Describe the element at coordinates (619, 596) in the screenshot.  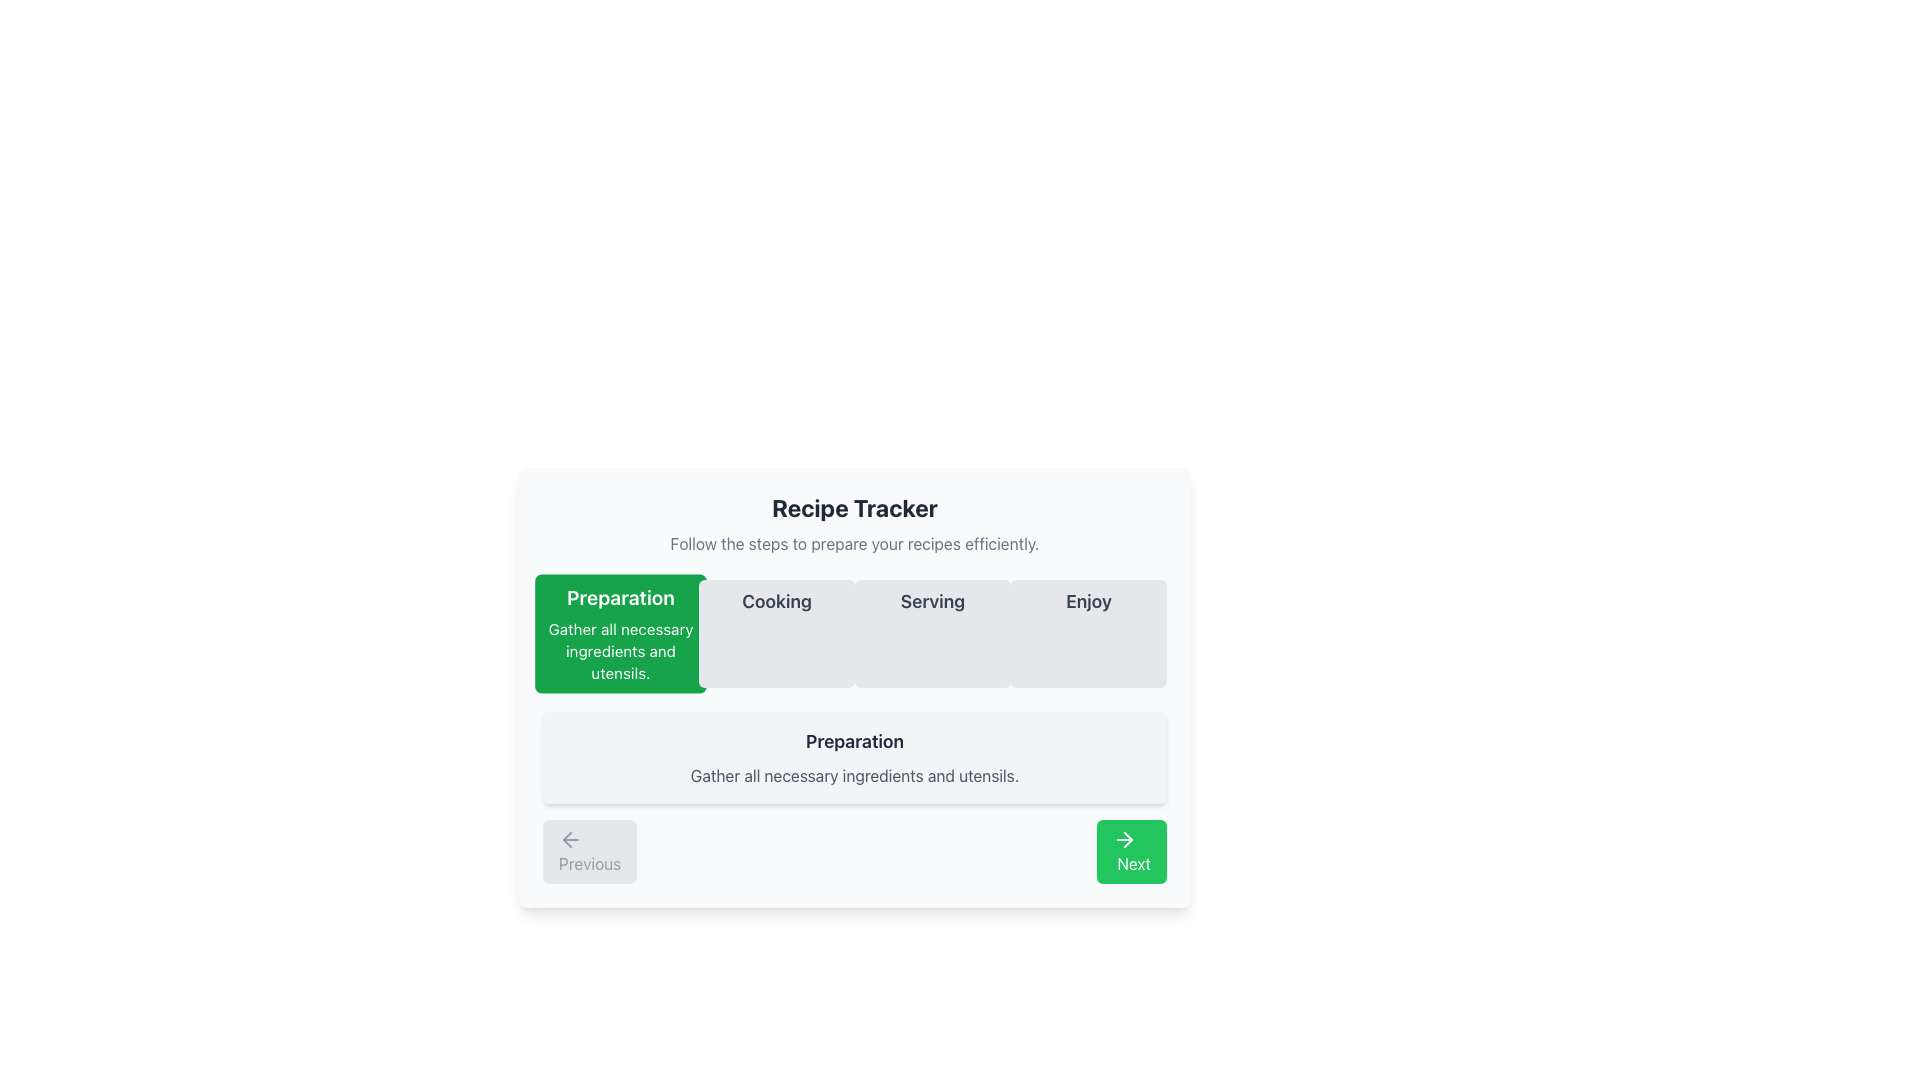
I see `the 'Preparation' text label which is styled with a bold font on a green background, located in the upper-left area of the interface` at that location.